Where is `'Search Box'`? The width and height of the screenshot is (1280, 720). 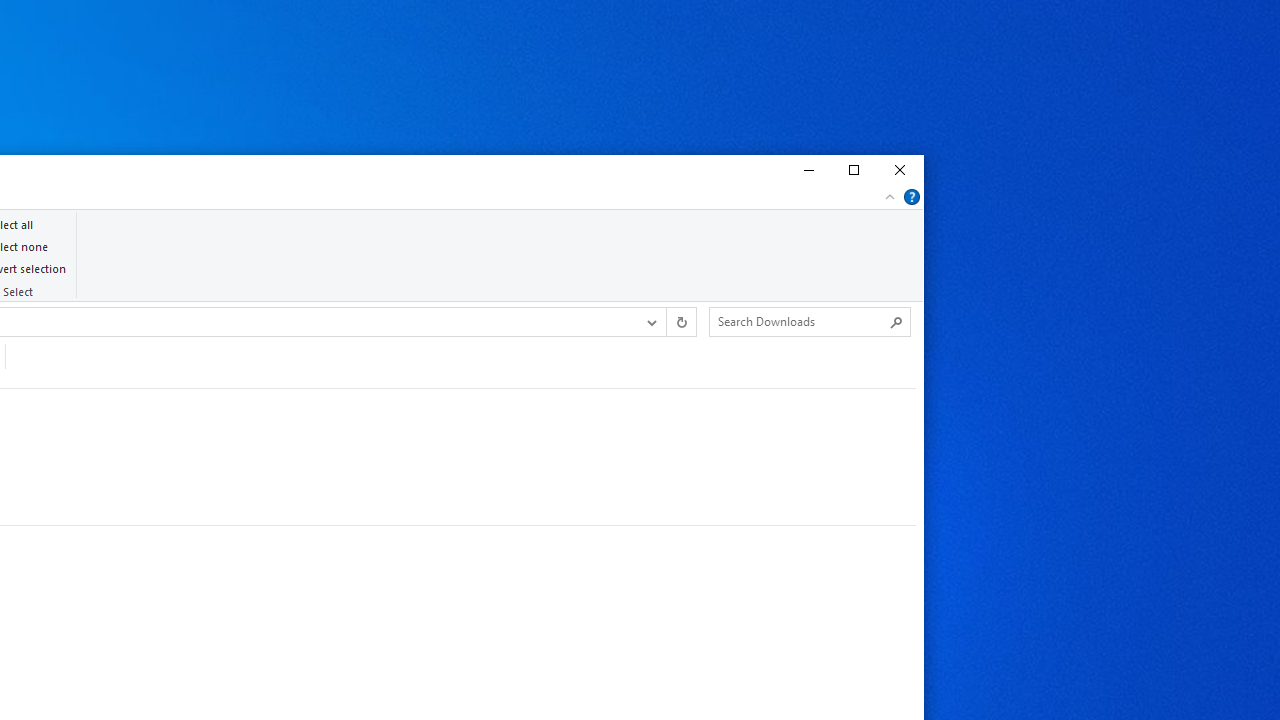 'Search Box' is located at coordinates (800, 320).